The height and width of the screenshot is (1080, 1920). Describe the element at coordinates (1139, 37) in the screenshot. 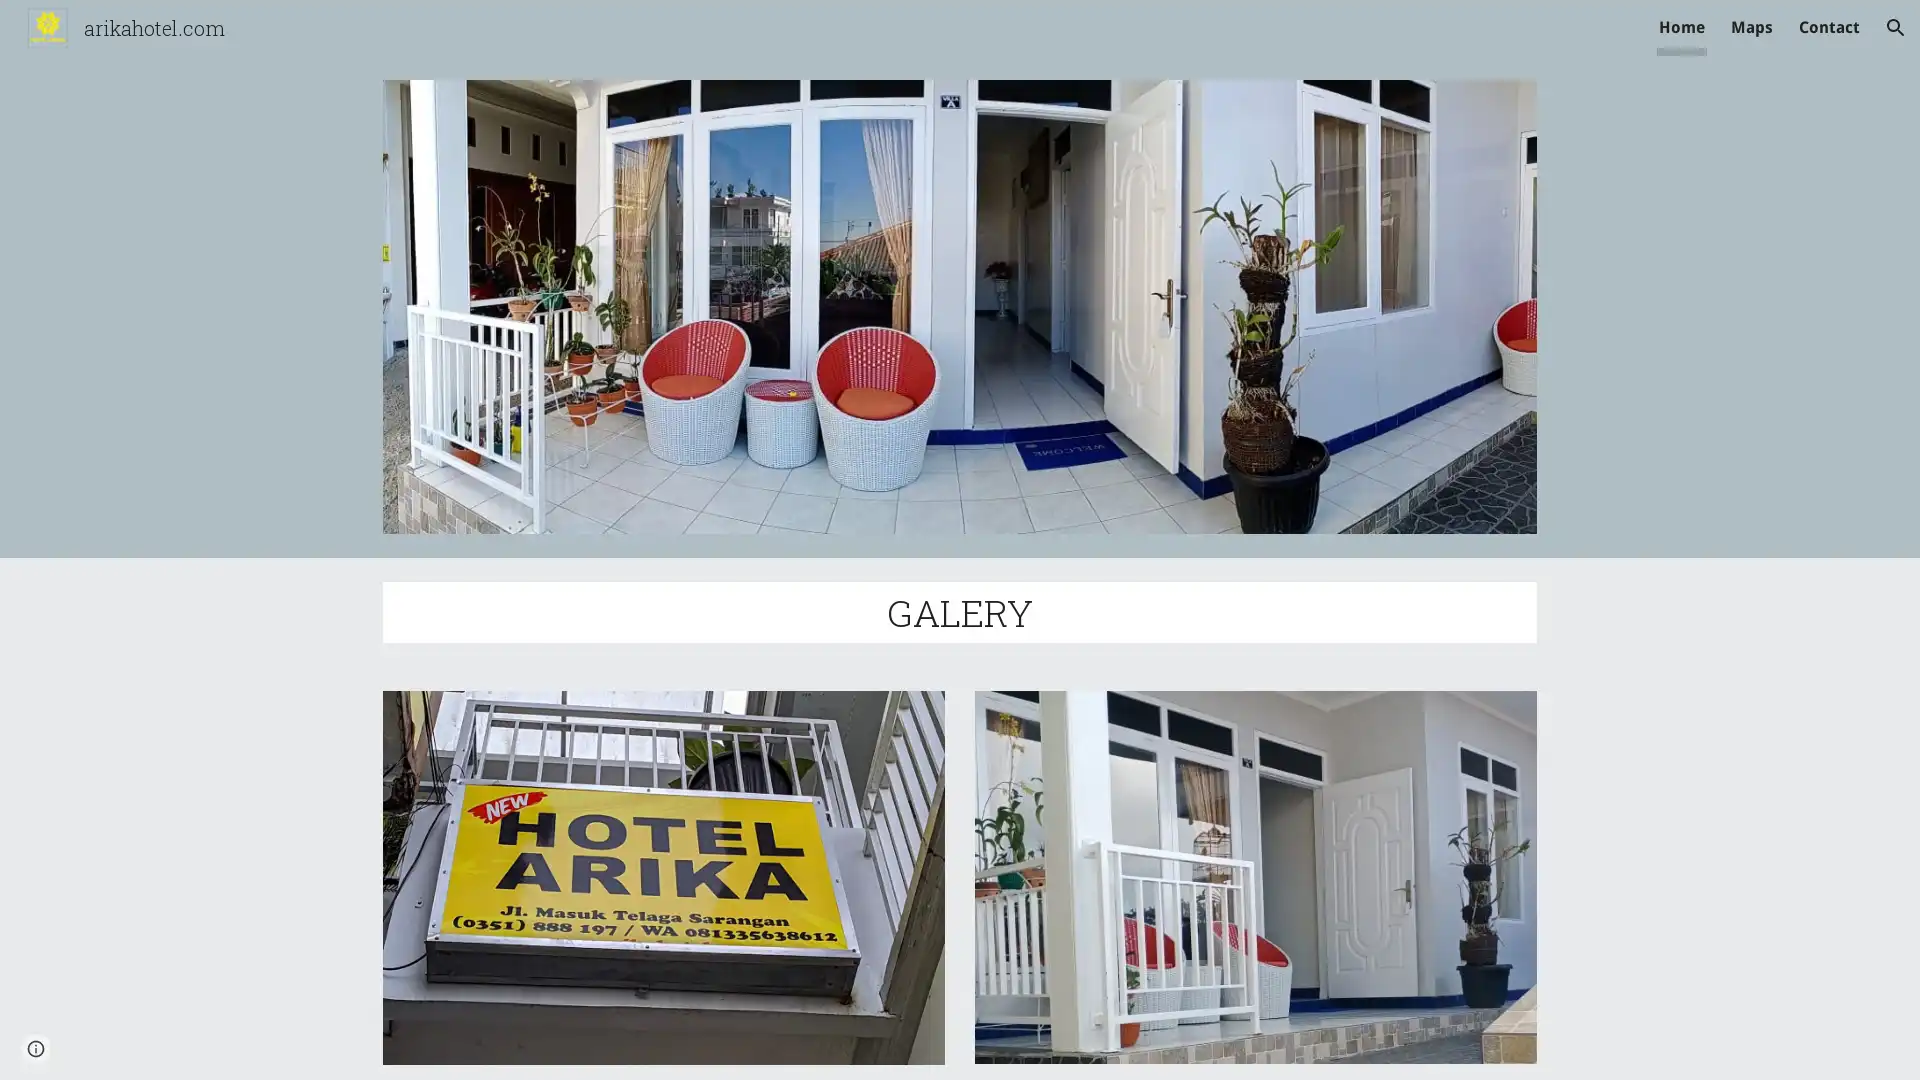

I see `Skip to navigation` at that location.